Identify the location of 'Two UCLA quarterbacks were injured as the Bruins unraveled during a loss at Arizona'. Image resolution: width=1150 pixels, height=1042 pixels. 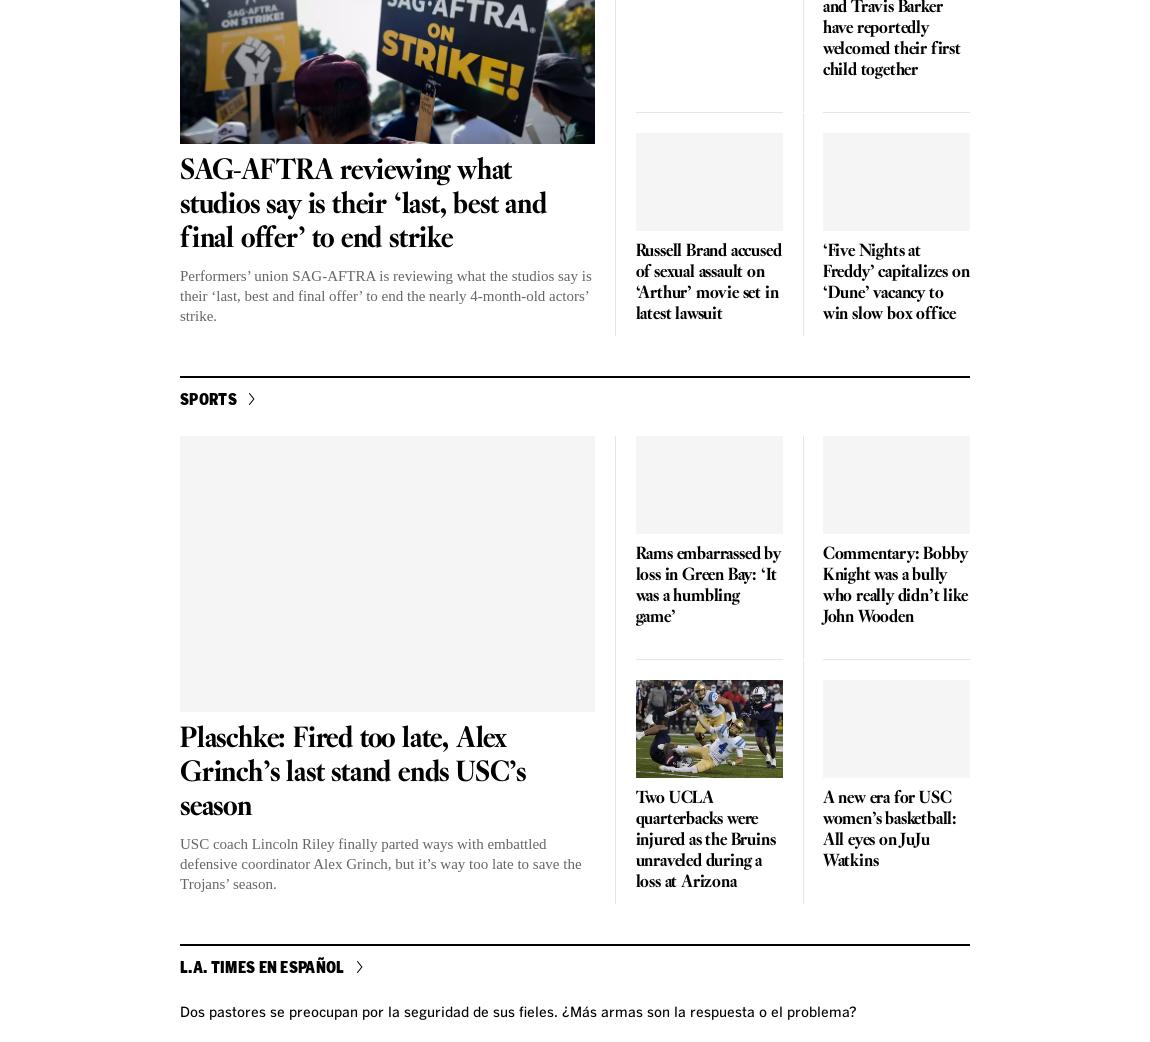
(703, 840).